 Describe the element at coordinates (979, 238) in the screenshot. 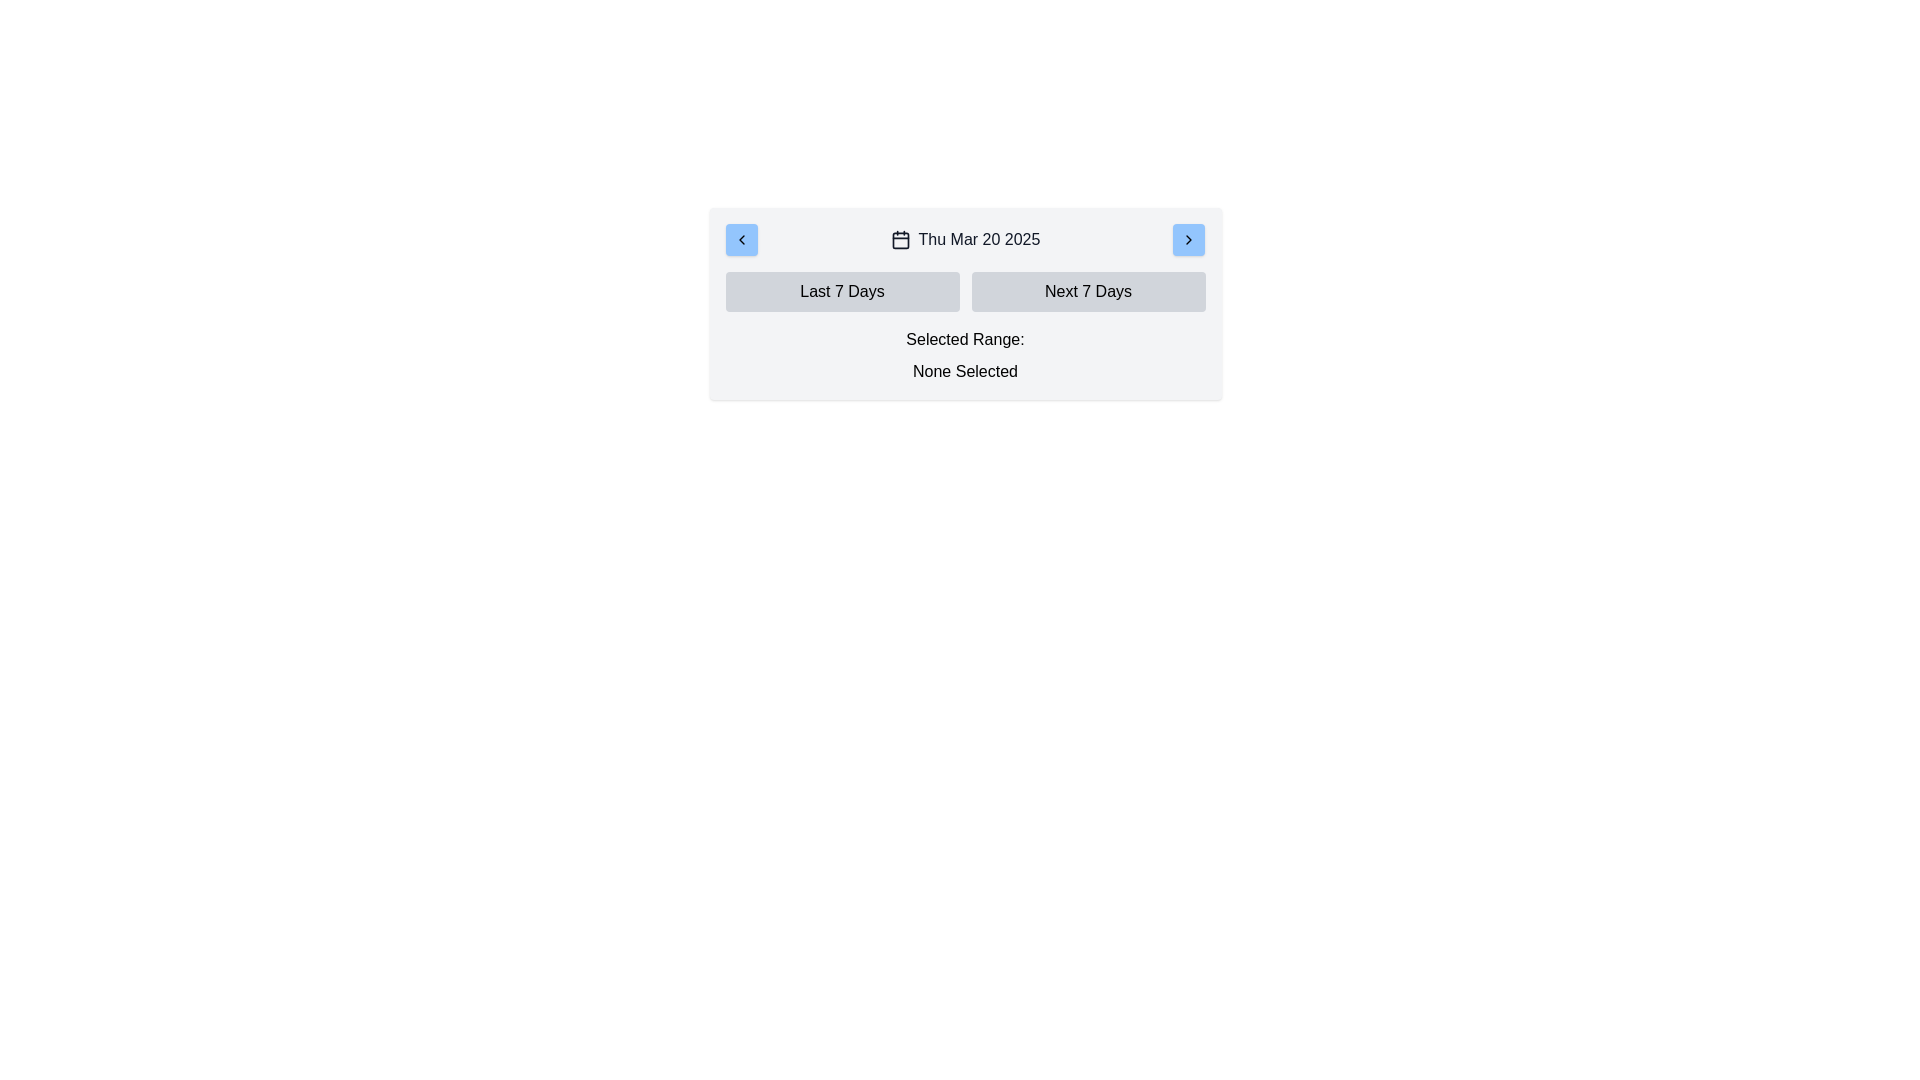

I see `the text label displaying the date 'Thu Mar 20 2025', which is aligned in the center of the interface and positioned above the buttons 'Last 7 Days' and 'Next 7 Days'` at that location.